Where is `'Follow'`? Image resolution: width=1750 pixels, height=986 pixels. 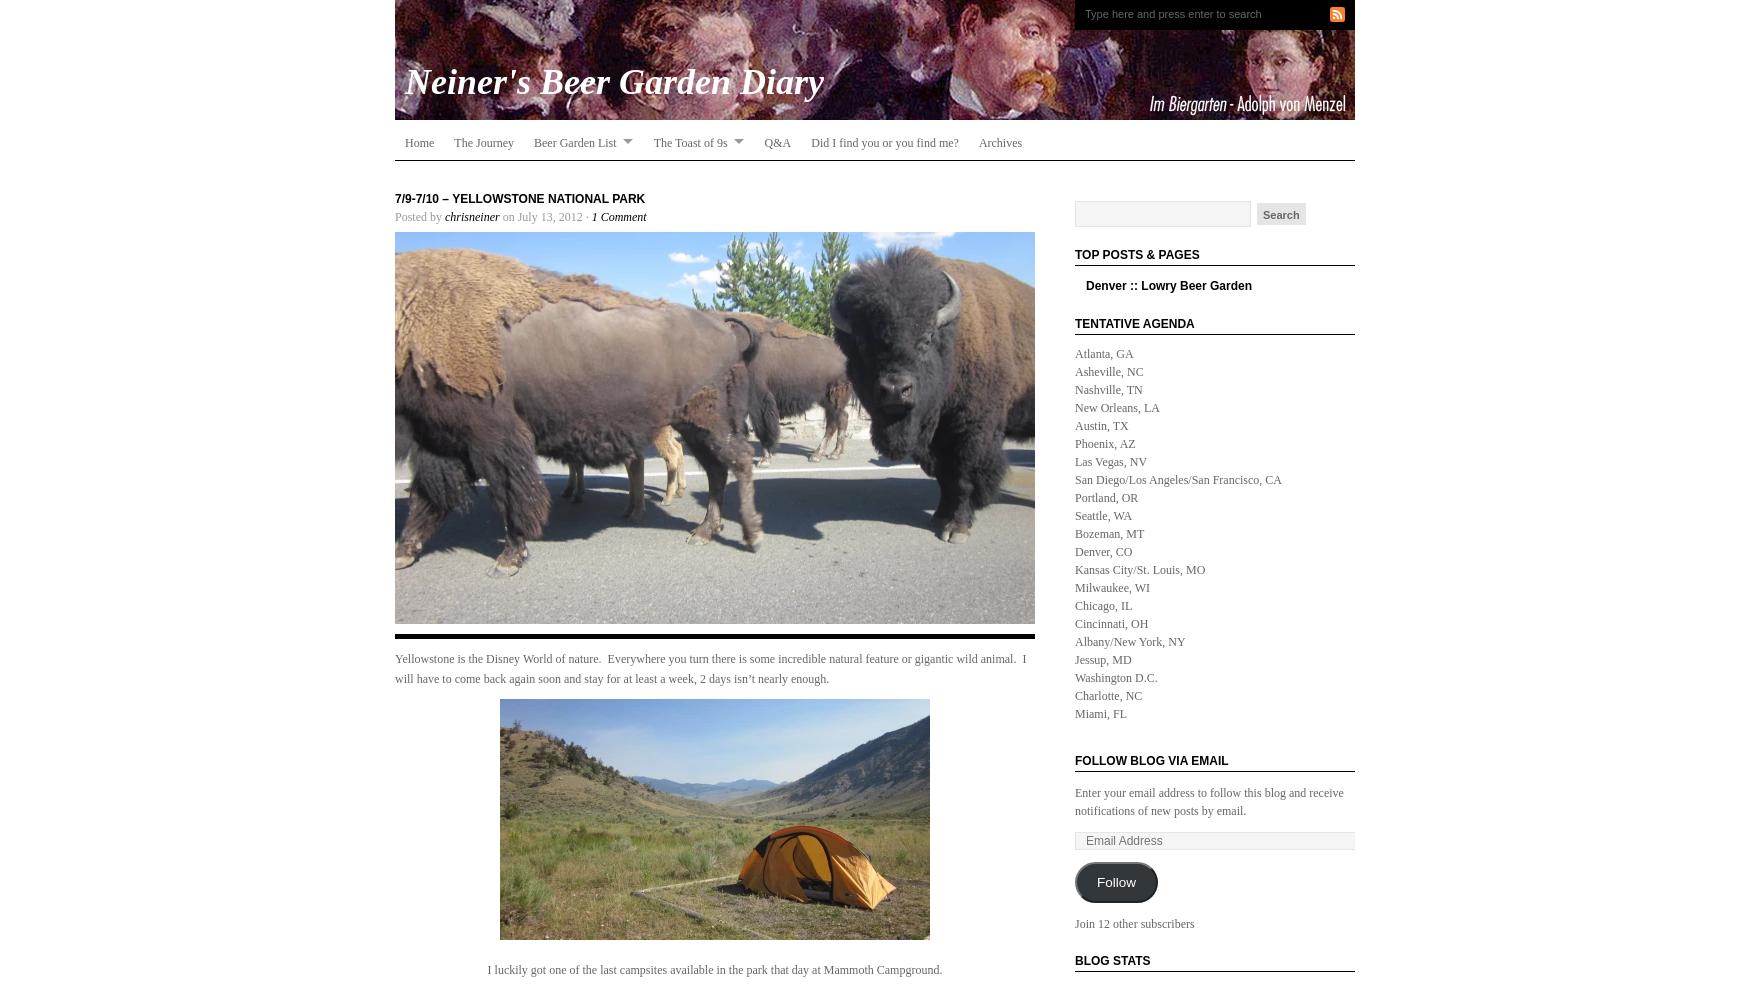
'Follow' is located at coordinates (1115, 881).